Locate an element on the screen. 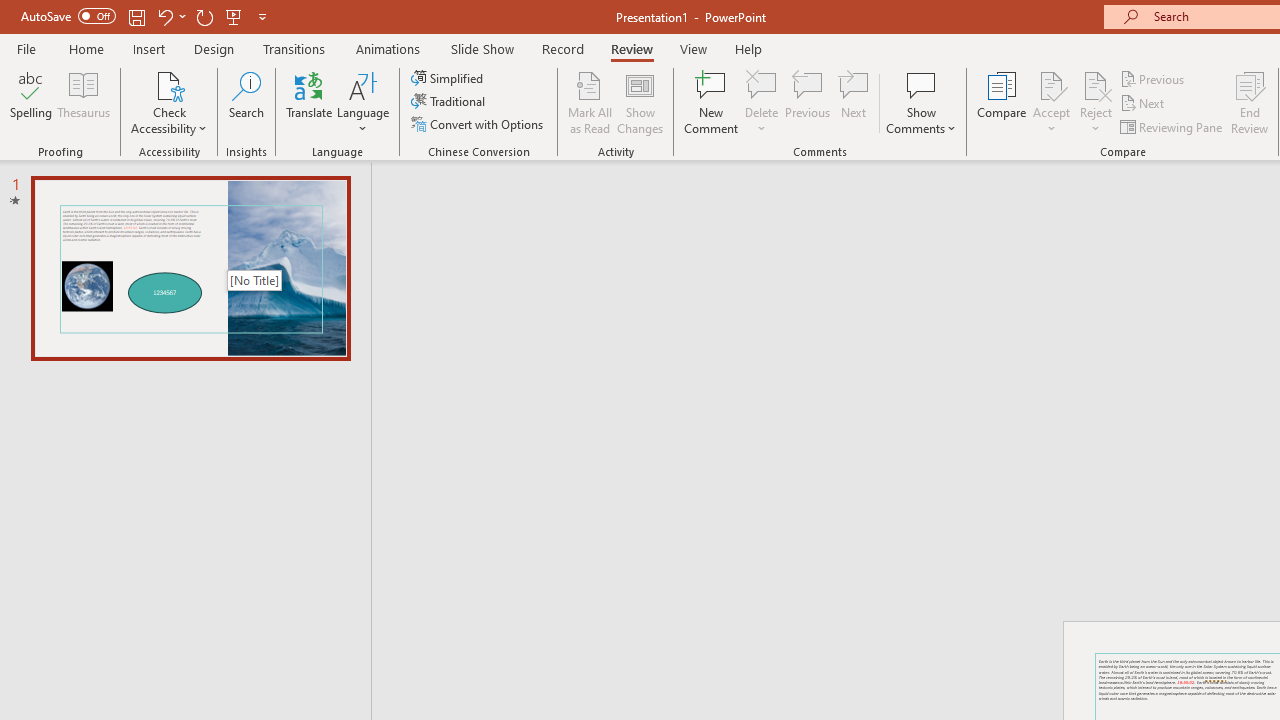 This screenshot has height=720, width=1280. 'Convert with Options...' is located at coordinates (478, 124).